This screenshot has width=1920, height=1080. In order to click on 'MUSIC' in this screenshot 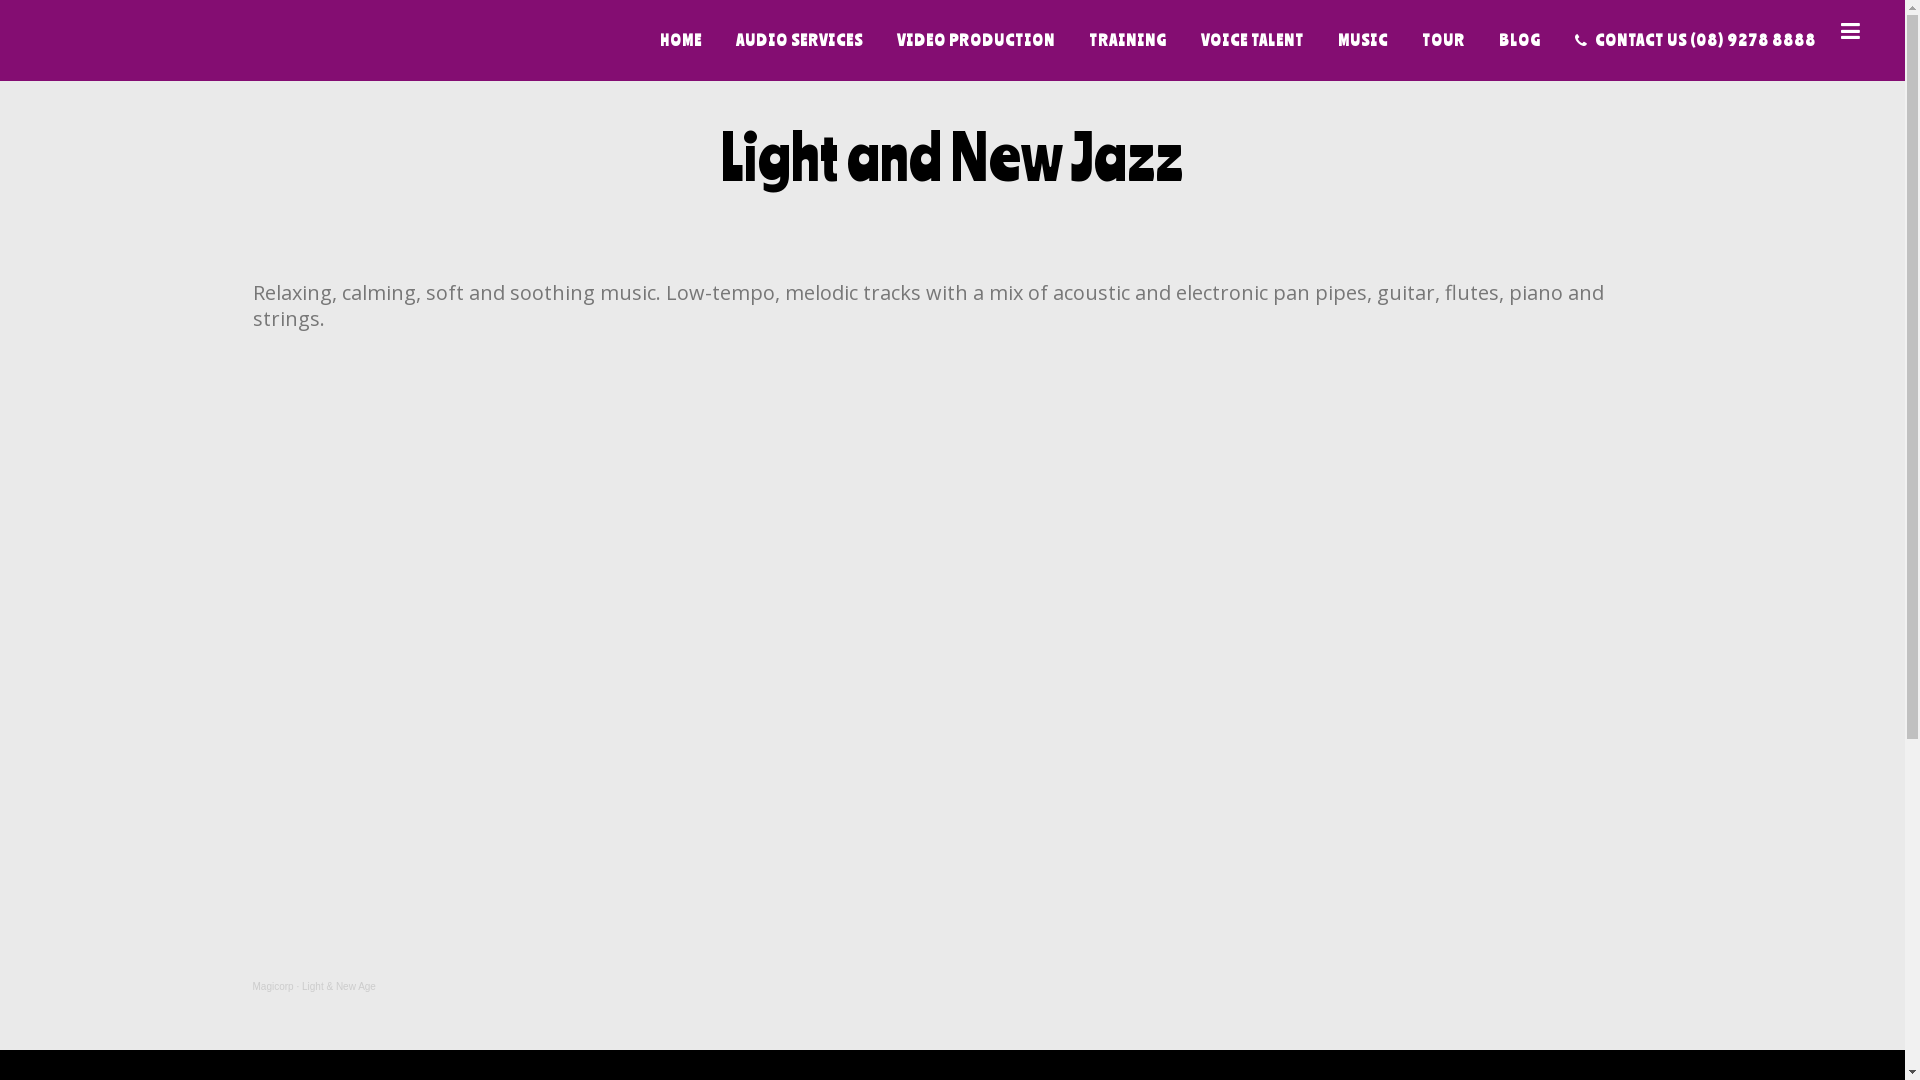, I will do `click(1362, 39)`.